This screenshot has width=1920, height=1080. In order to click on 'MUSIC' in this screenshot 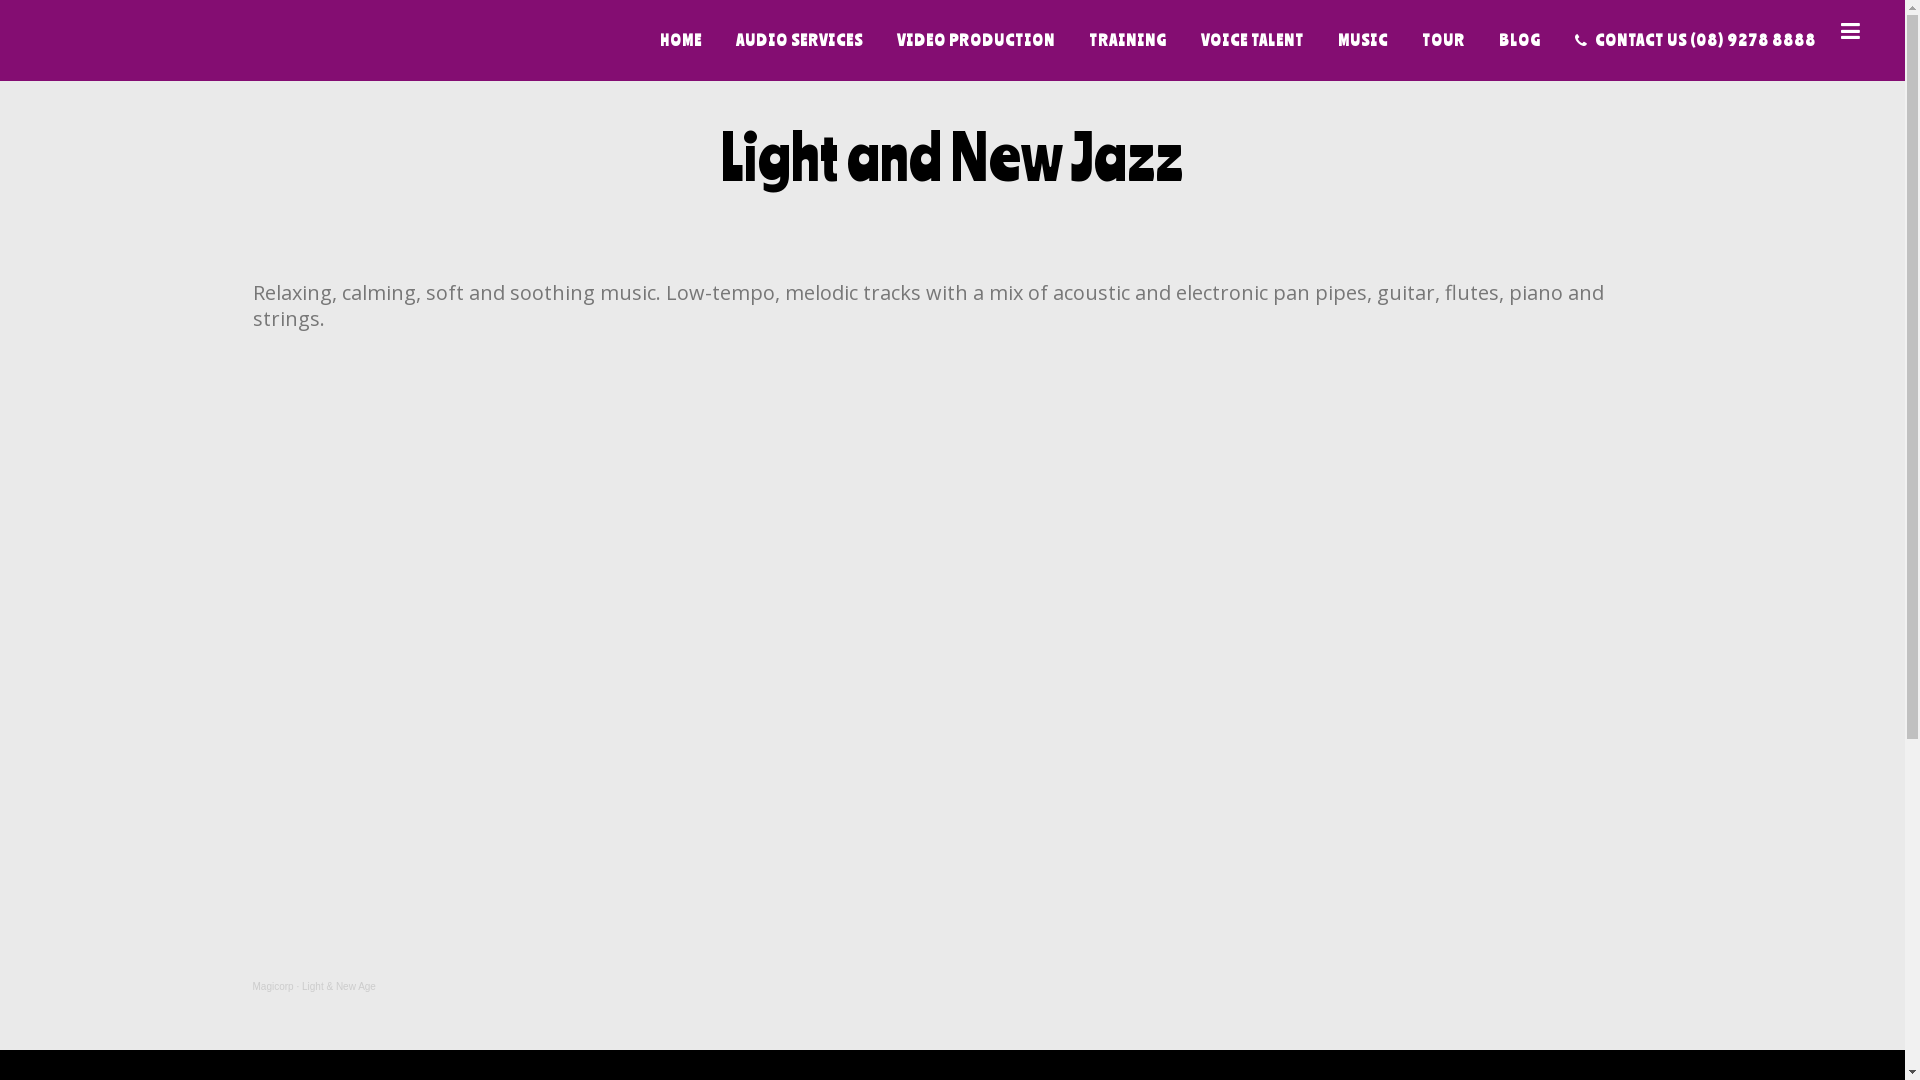, I will do `click(1362, 39)`.